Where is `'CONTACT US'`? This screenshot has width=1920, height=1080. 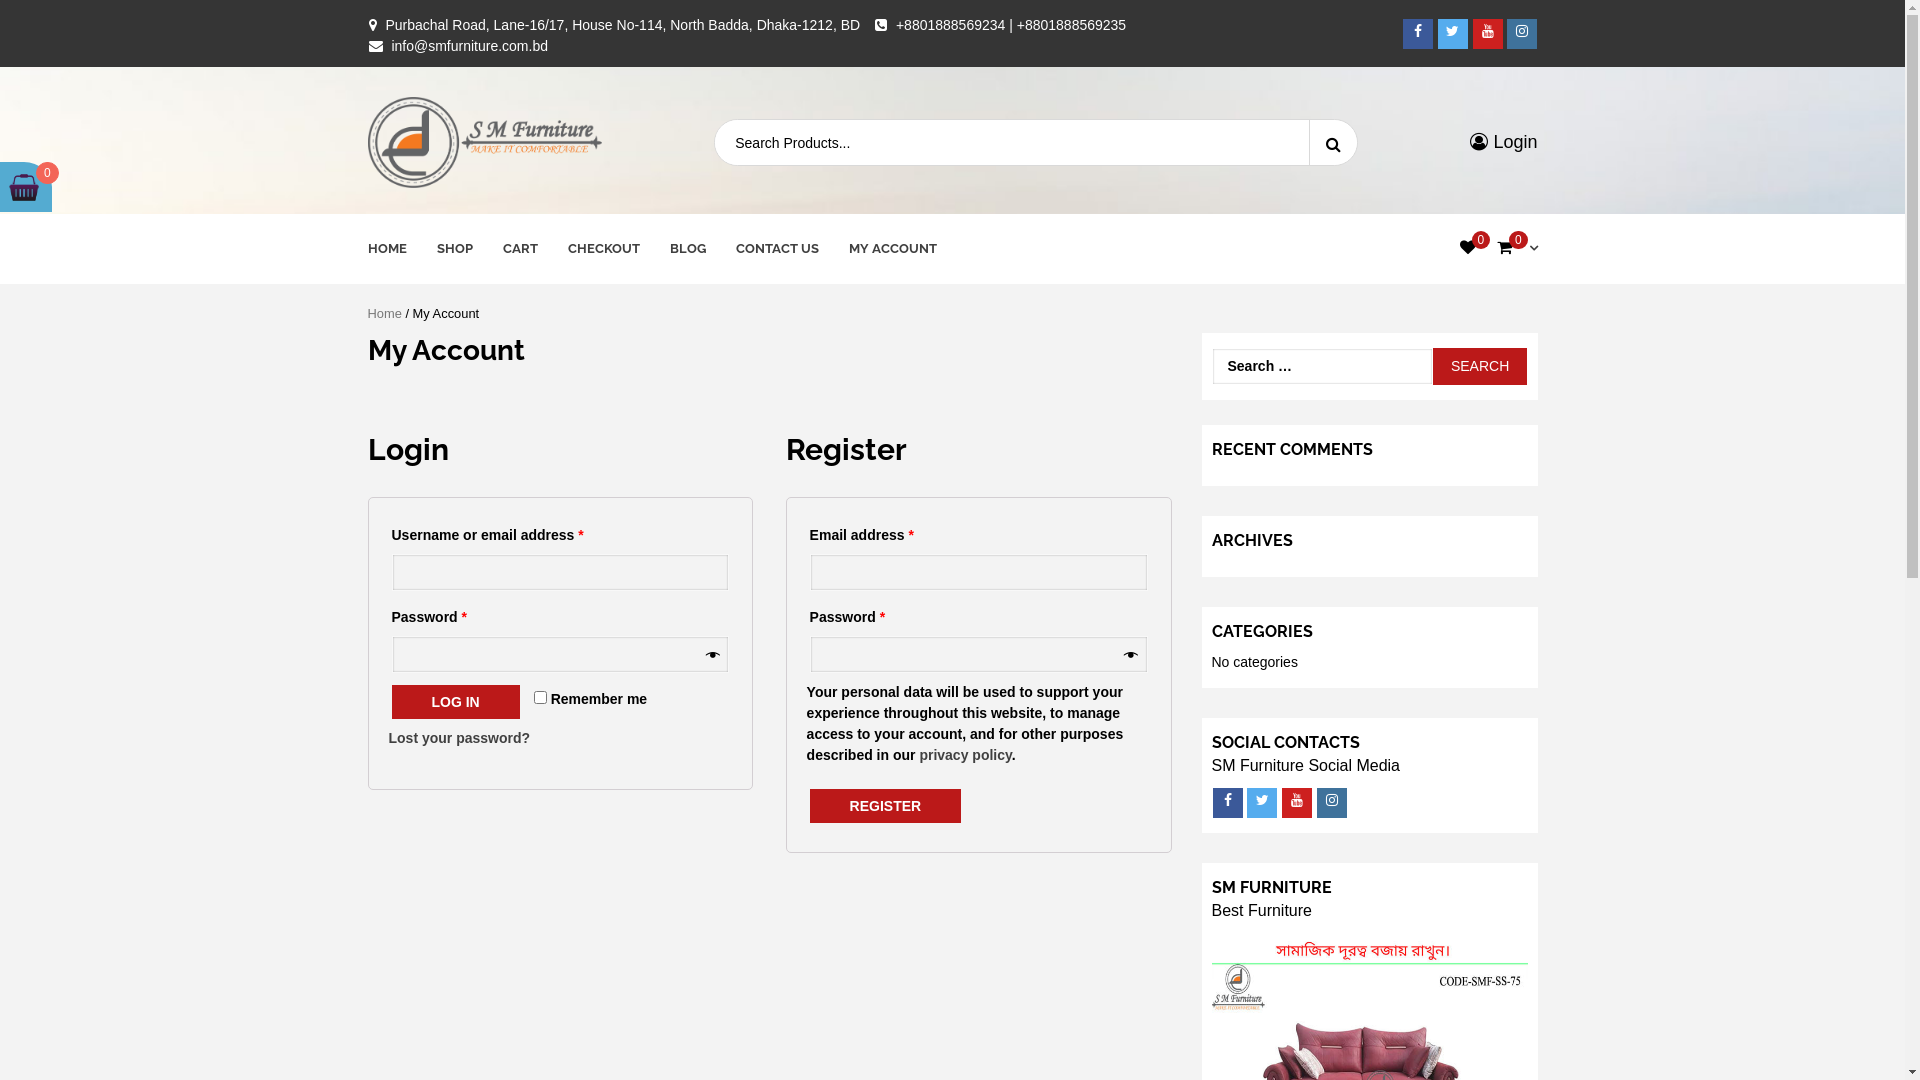 'CONTACT US' is located at coordinates (776, 248).